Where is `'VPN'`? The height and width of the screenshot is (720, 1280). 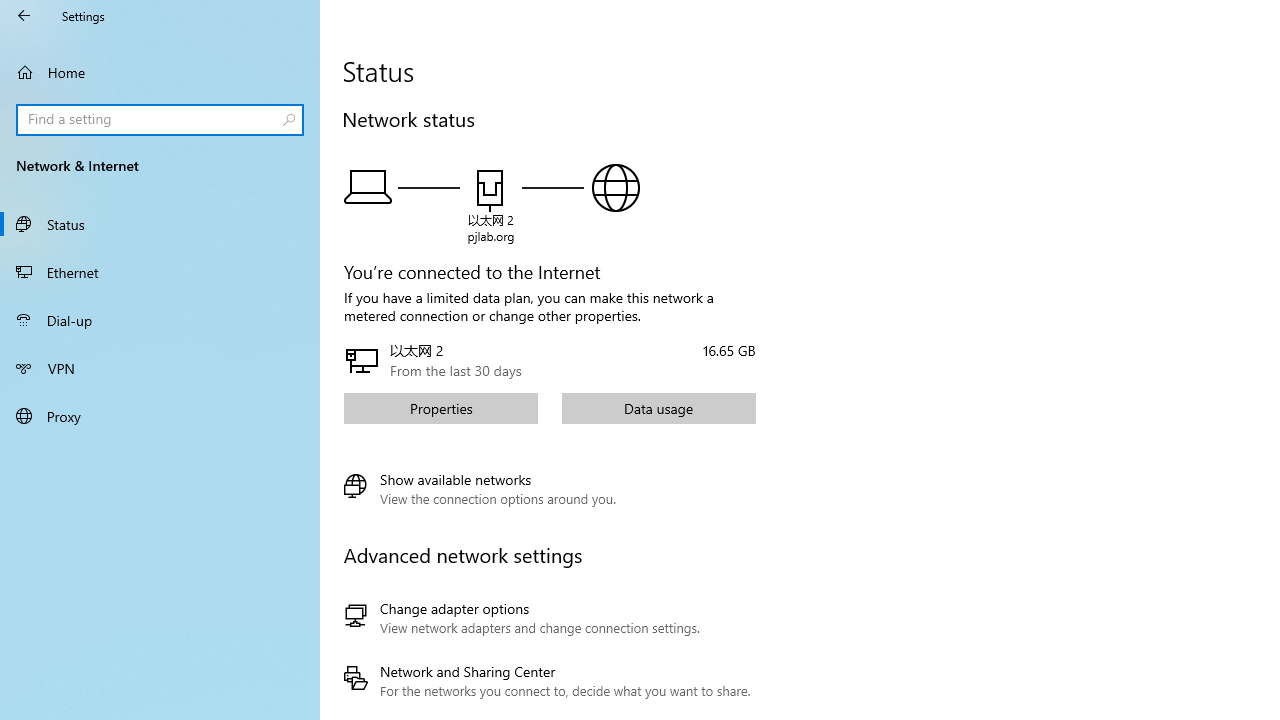
'VPN' is located at coordinates (160, 367).